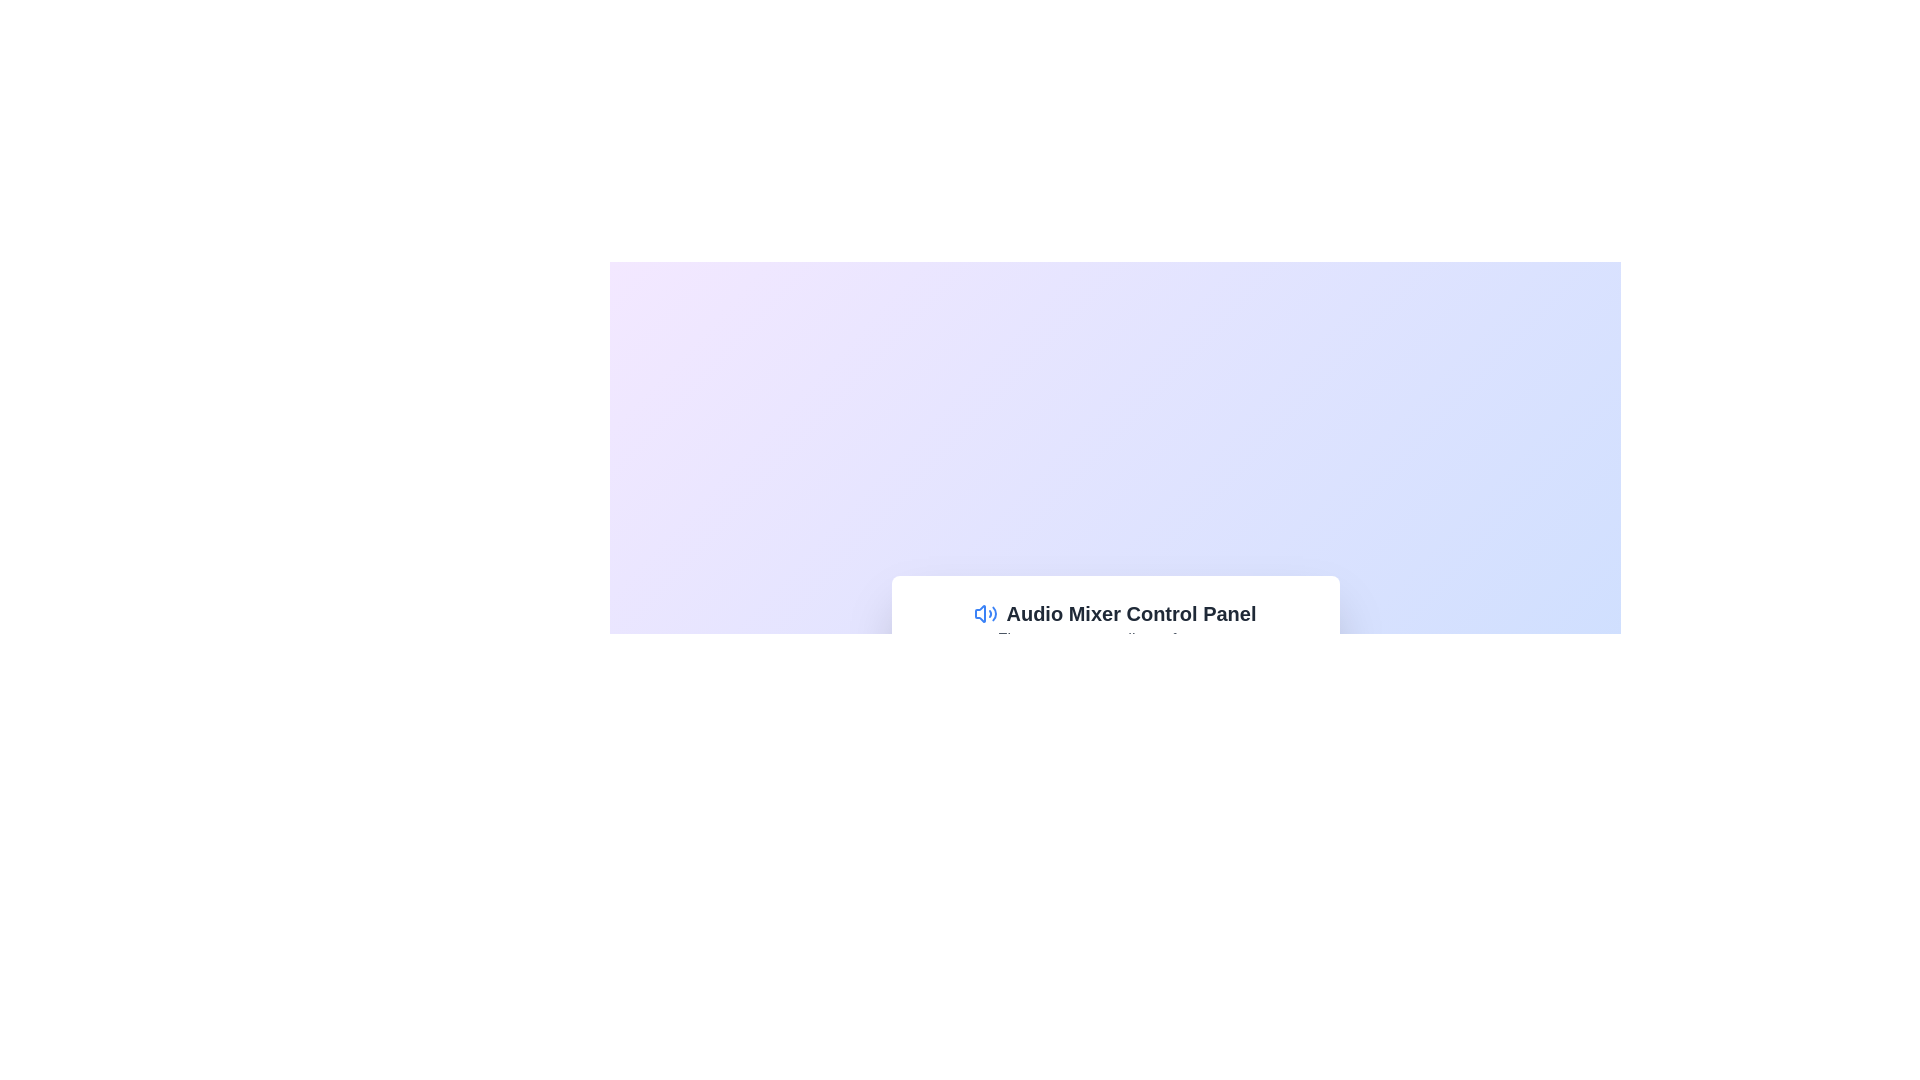  What do you see at coordinates (1114, 612) in the screenshot?
I see `the Text Header with Icon that serves as the header for the audio mixer section` at bounding box center [1114, 612].